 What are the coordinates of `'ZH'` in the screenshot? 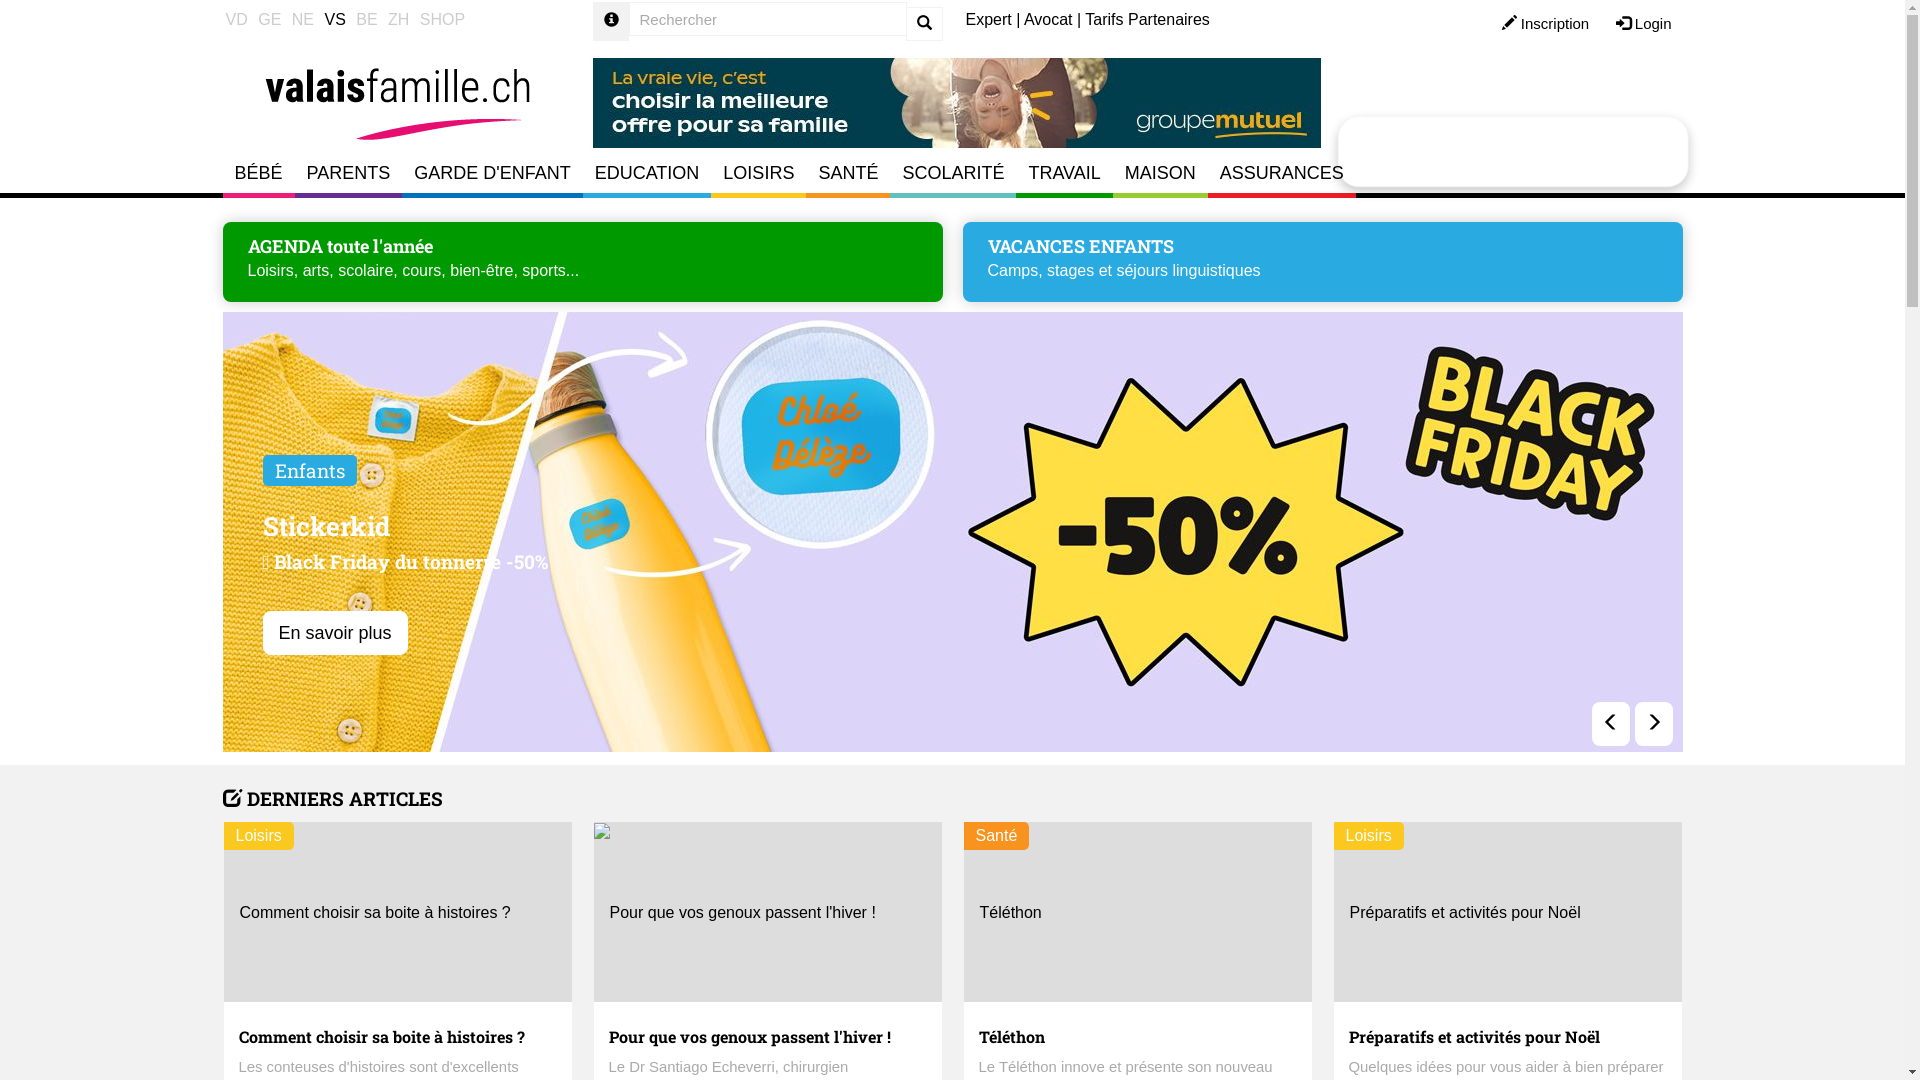 It's located at (398, 20).